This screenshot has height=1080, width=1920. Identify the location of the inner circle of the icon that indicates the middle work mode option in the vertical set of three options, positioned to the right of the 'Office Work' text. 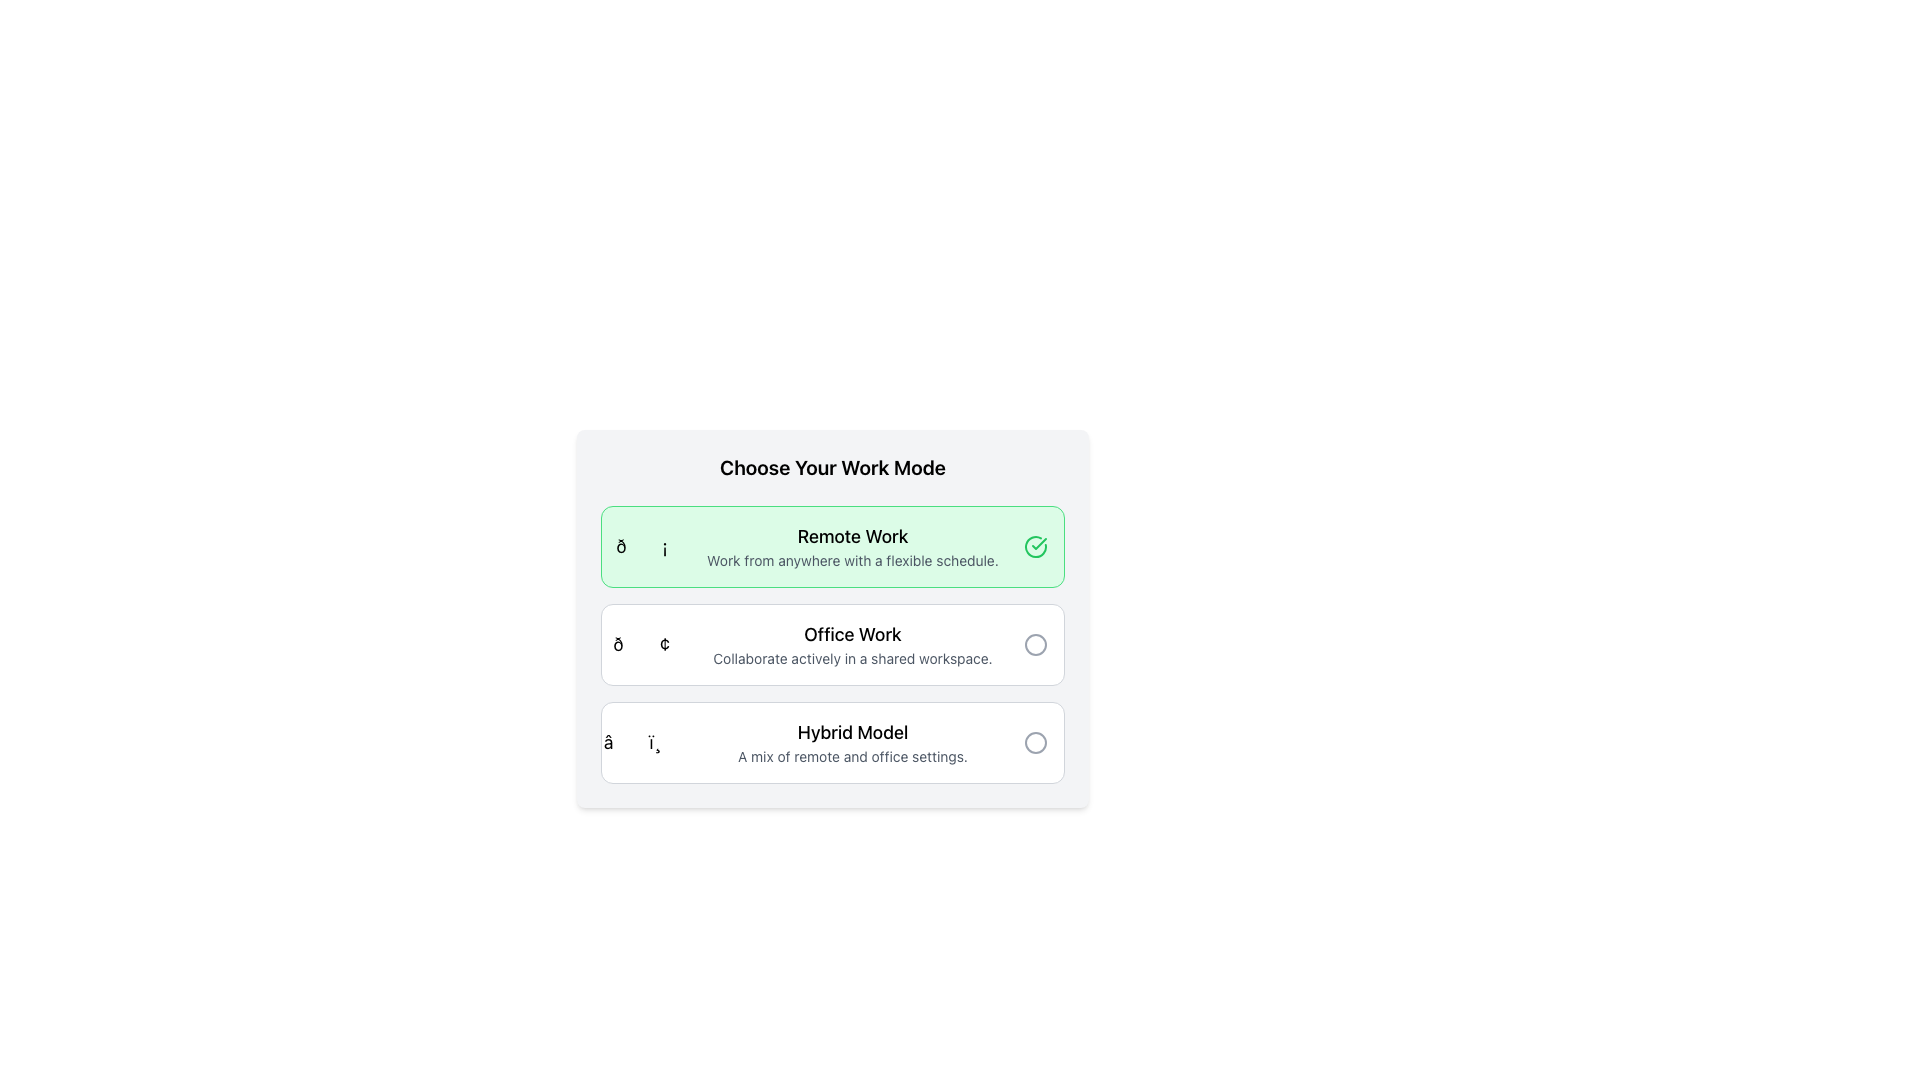
(1036, 644).